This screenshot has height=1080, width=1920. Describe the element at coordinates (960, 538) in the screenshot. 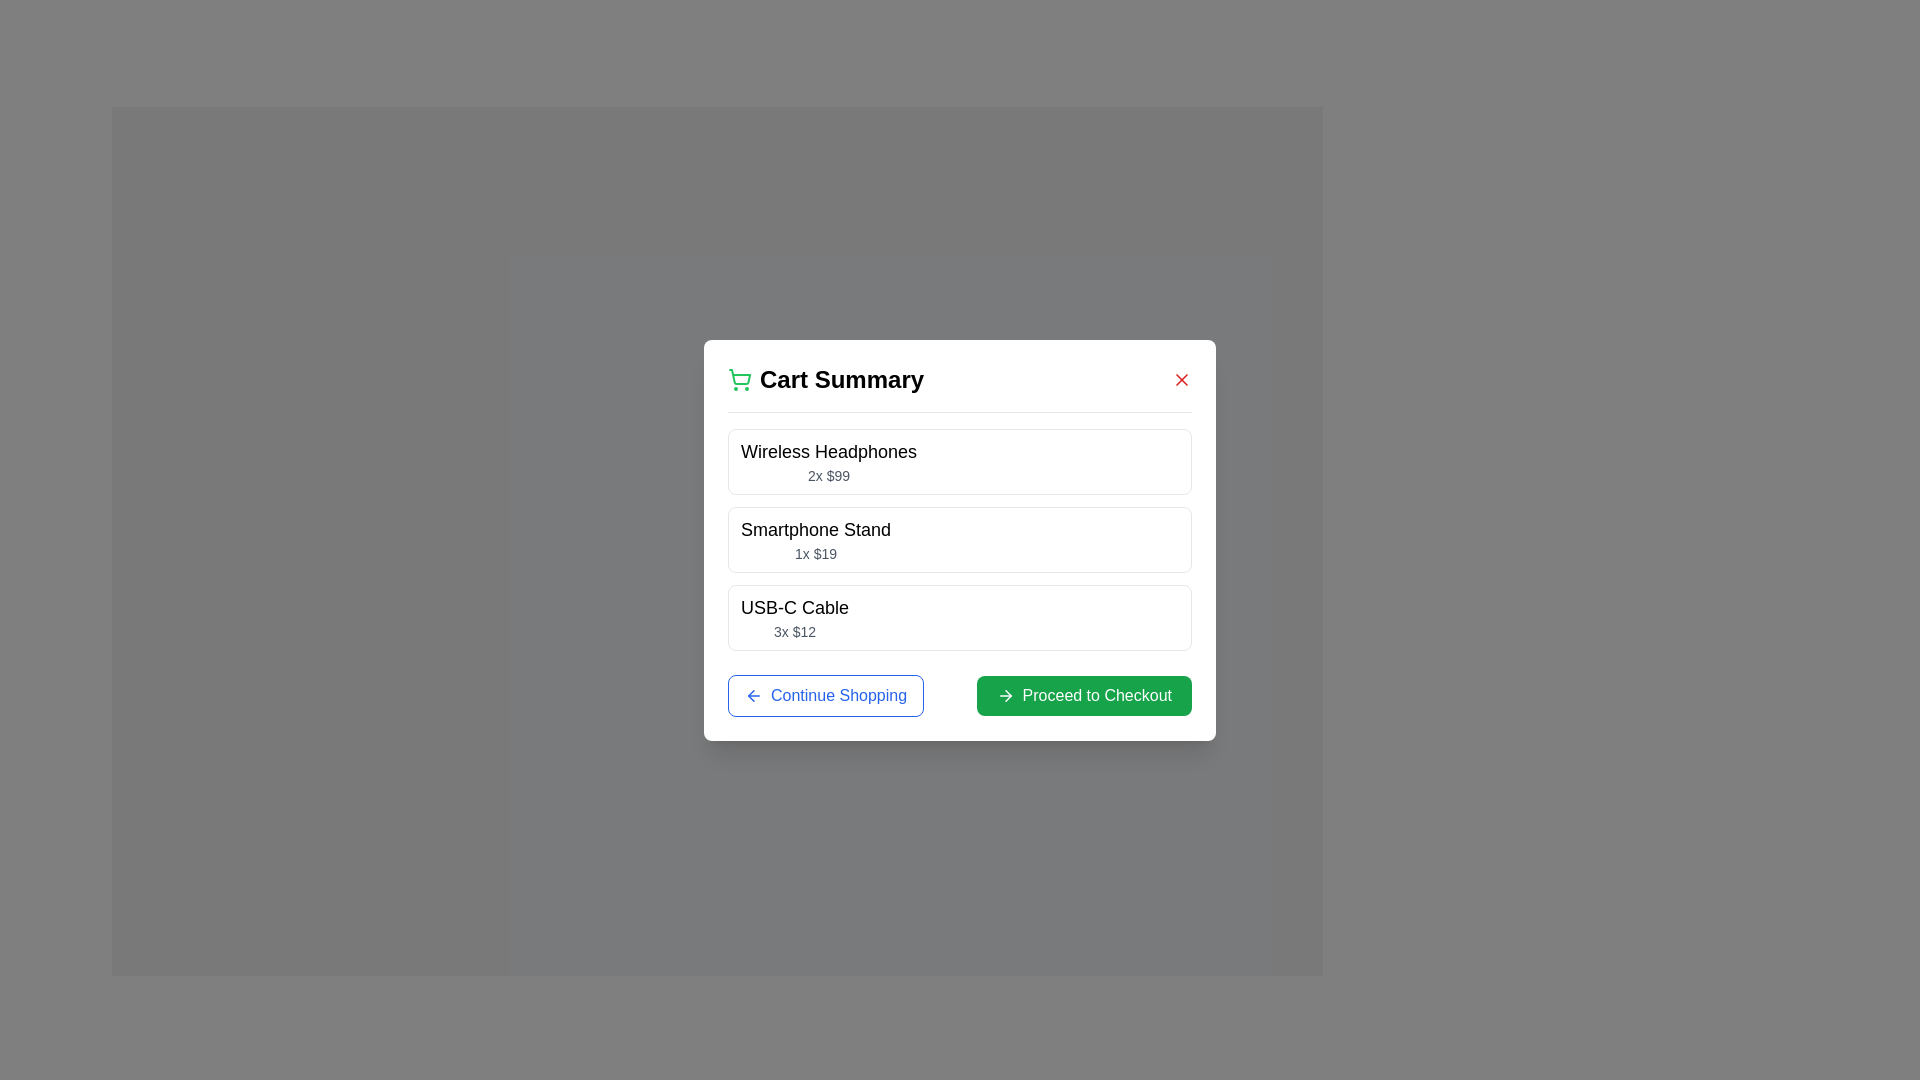

I see `the product information list item labeled 'Smartphone Stand' which displays '1x $19' in the 'Cart Summary'` at that location.